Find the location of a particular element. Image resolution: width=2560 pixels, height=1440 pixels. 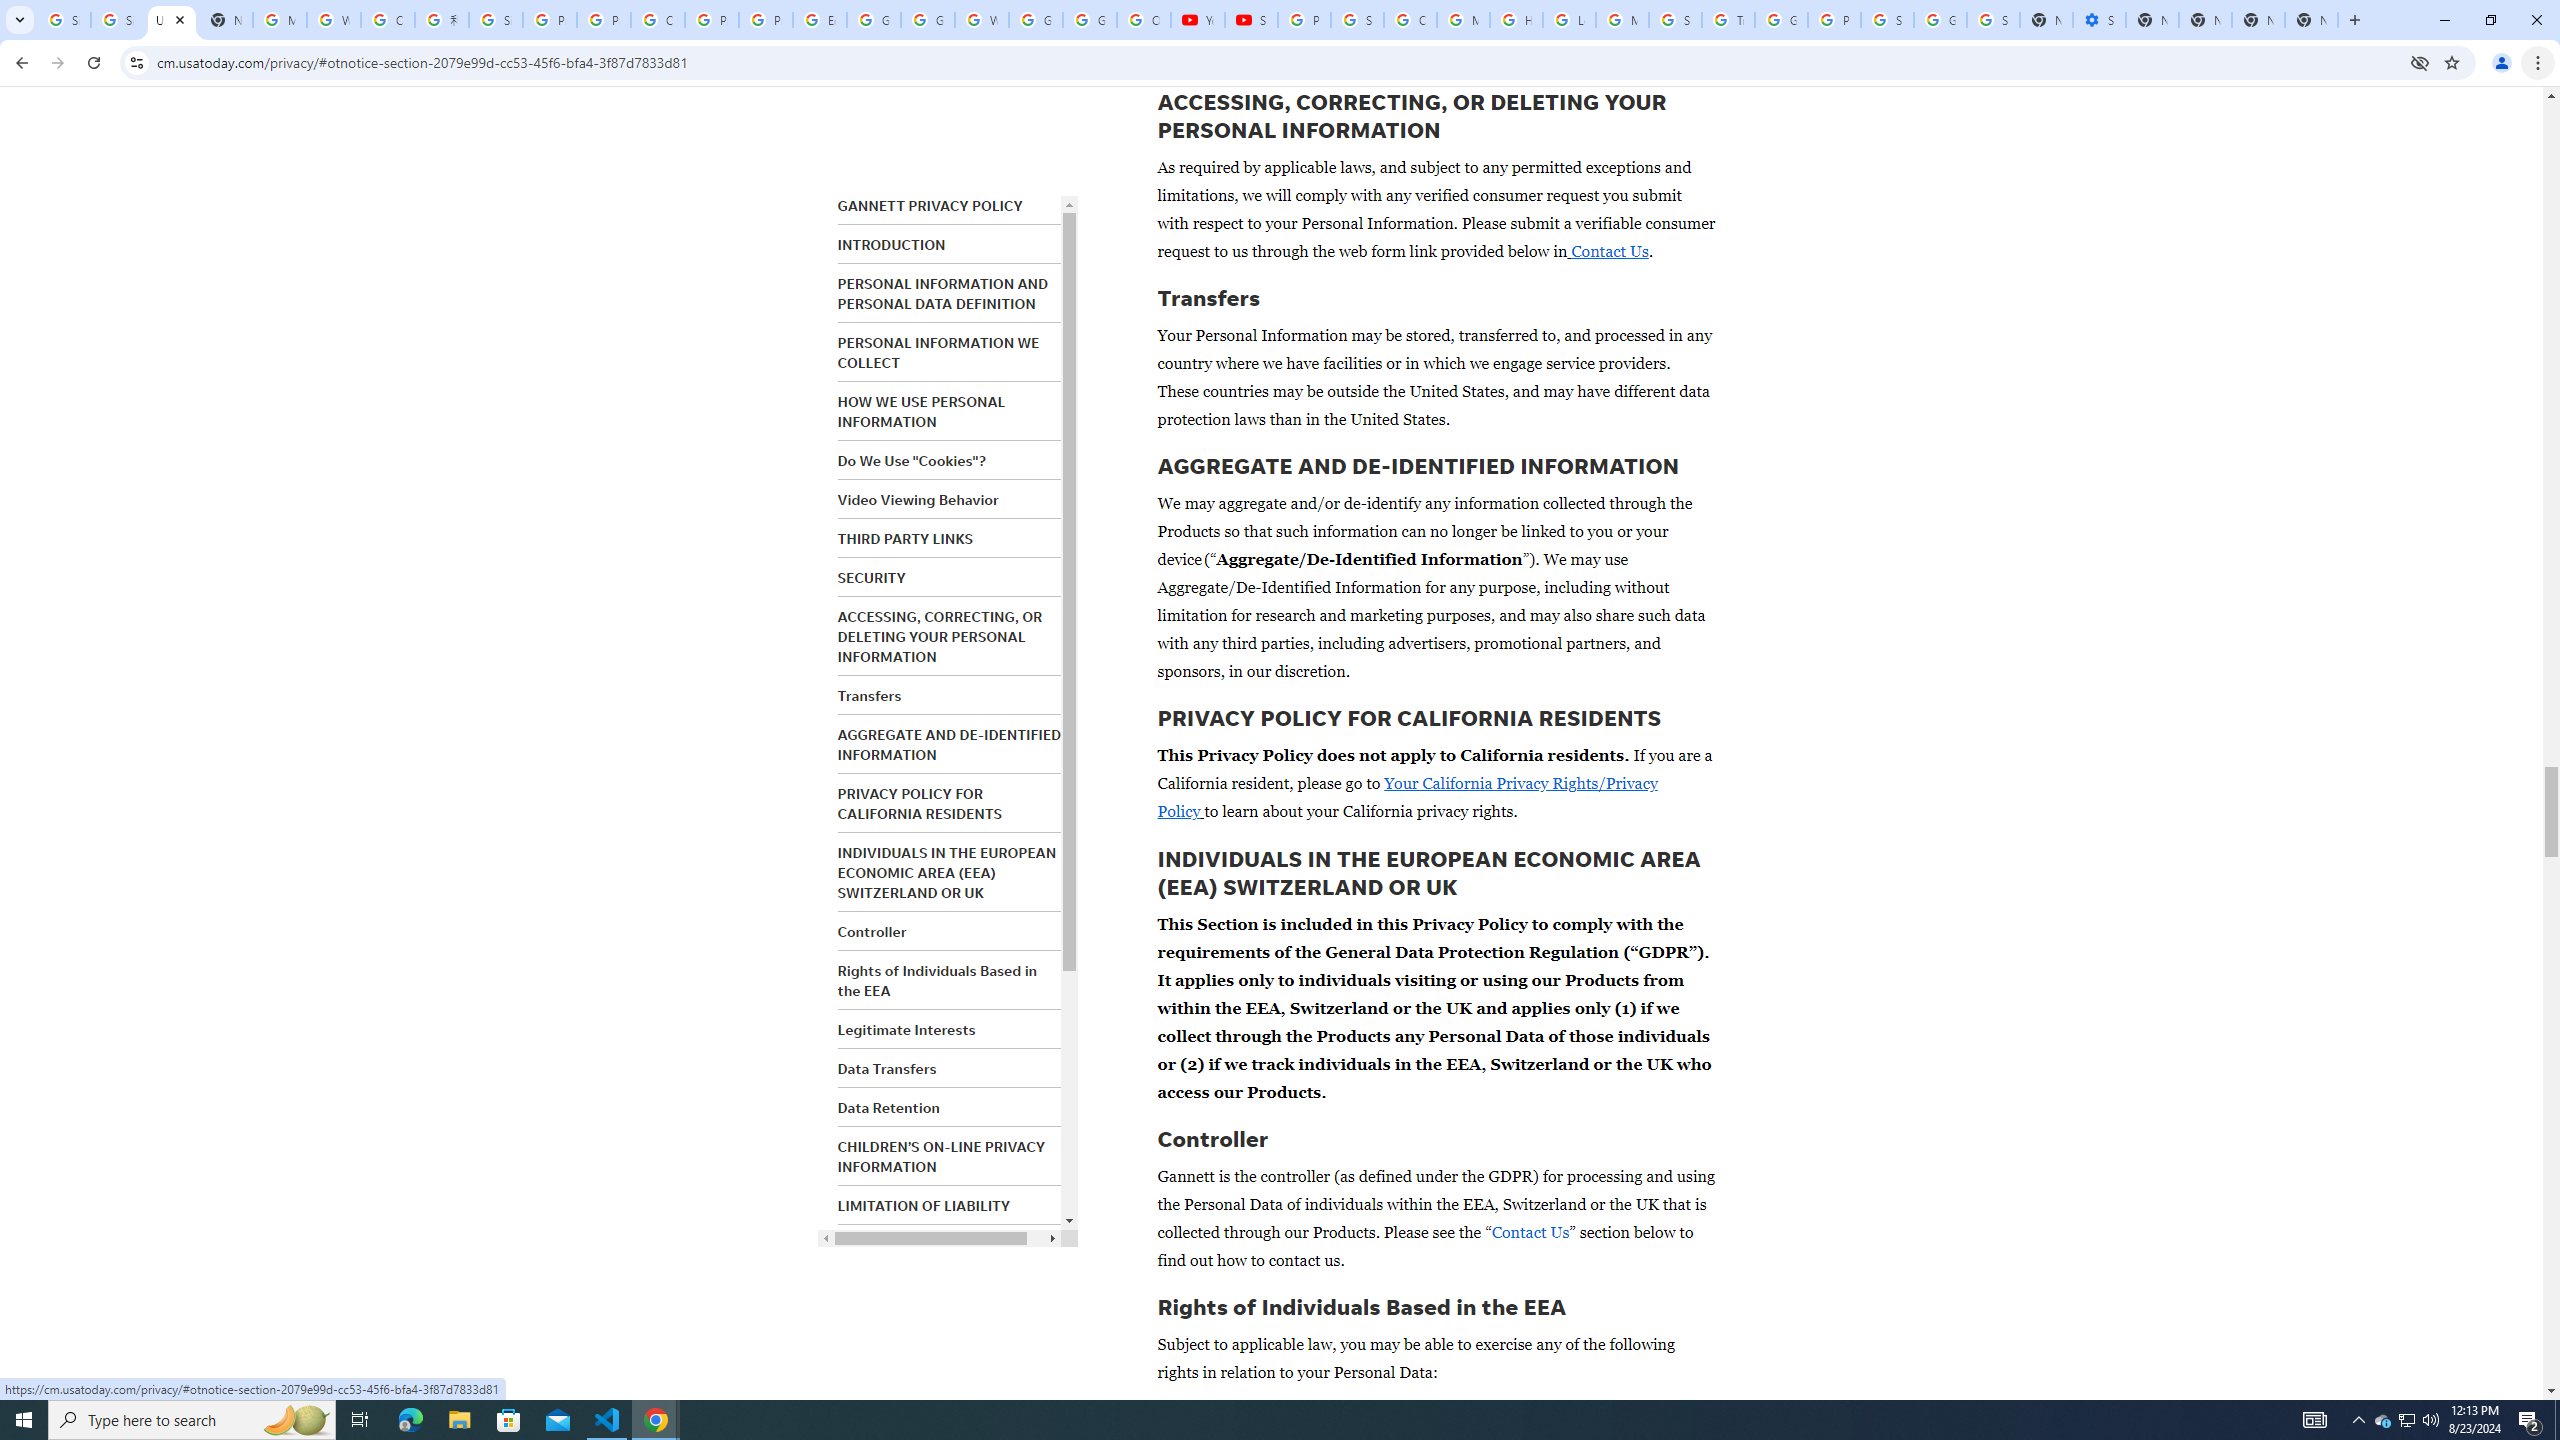

'THIRD PARTY LINKS' is located at coordinates (904, 539).